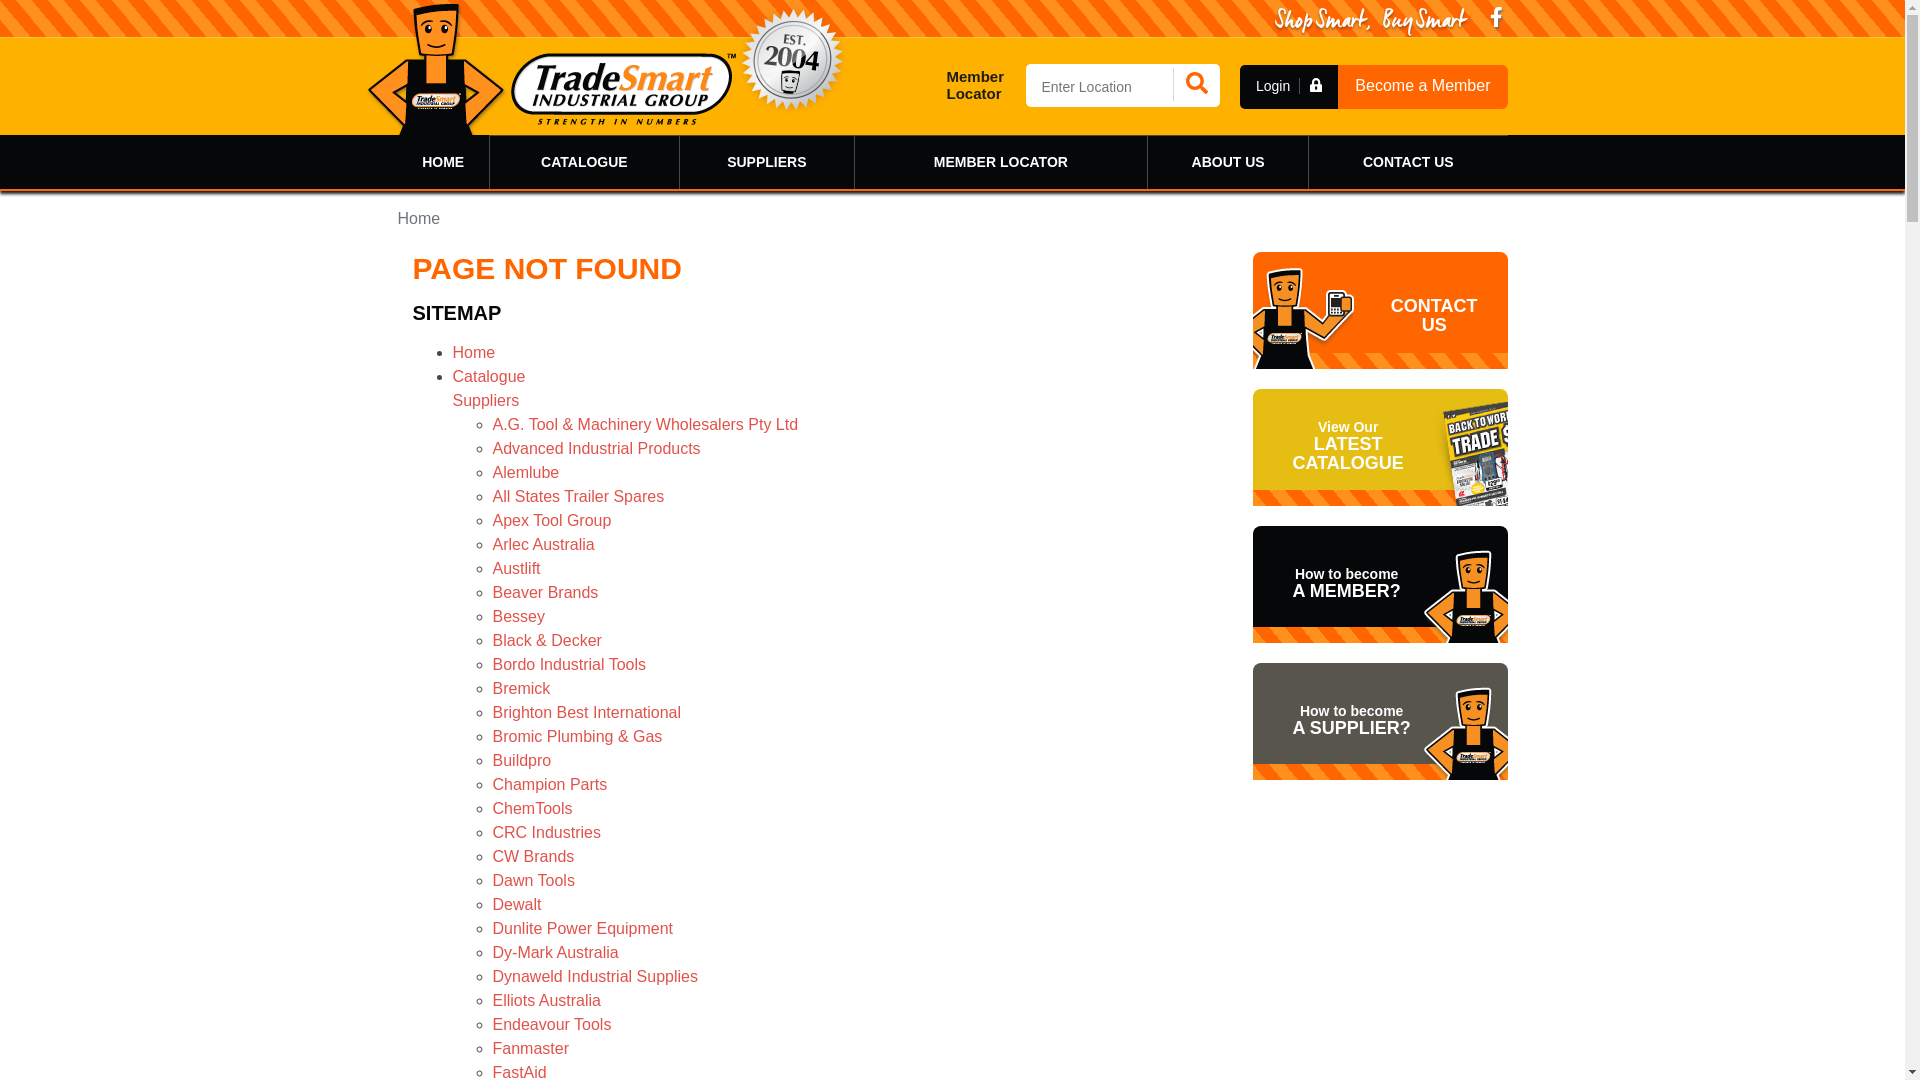 This screenshot has height=1080, width=1920. What do you see at coordinates (644, 423) in the screenshot?
I see `'A.G. Tool & Machinery Wholesalers Pty Ltd'` at bounding box center [644, 423].